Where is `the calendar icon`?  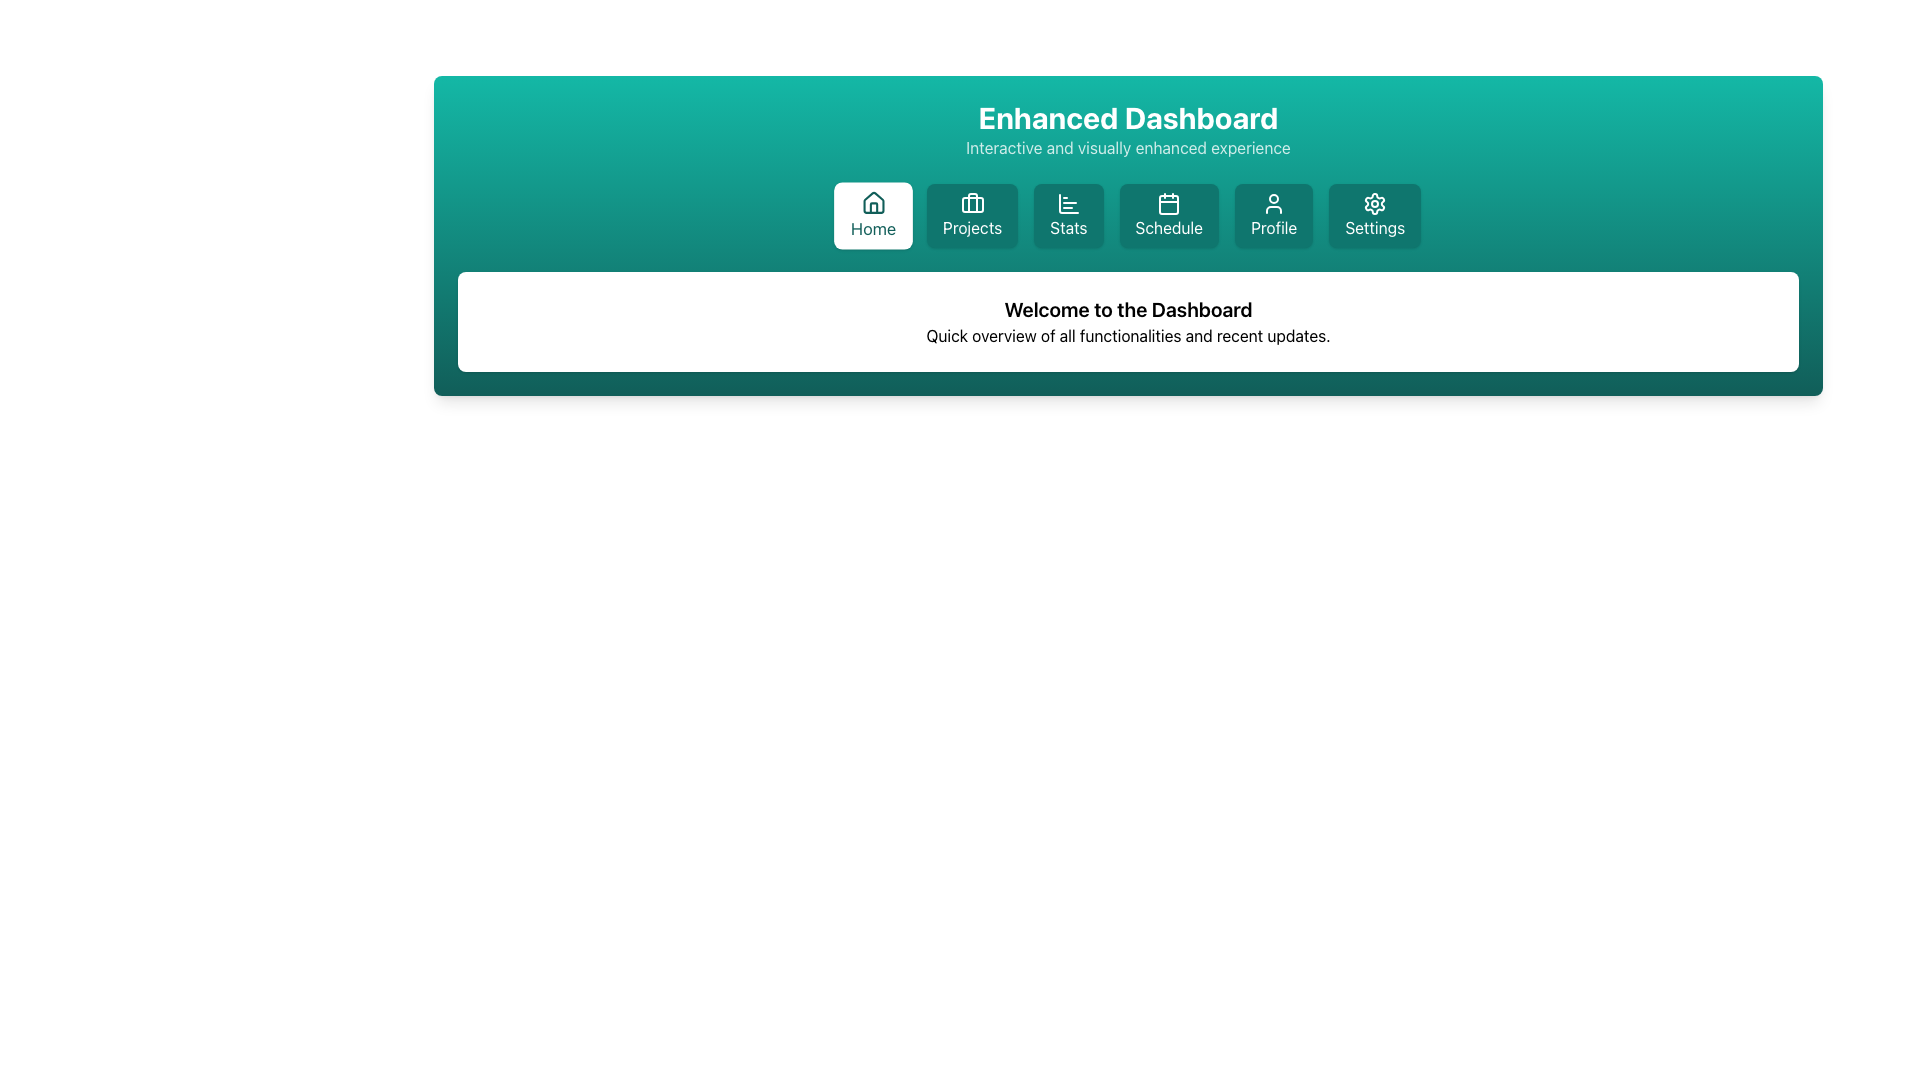
the calendar icon is located at coordinates (1169, 204).